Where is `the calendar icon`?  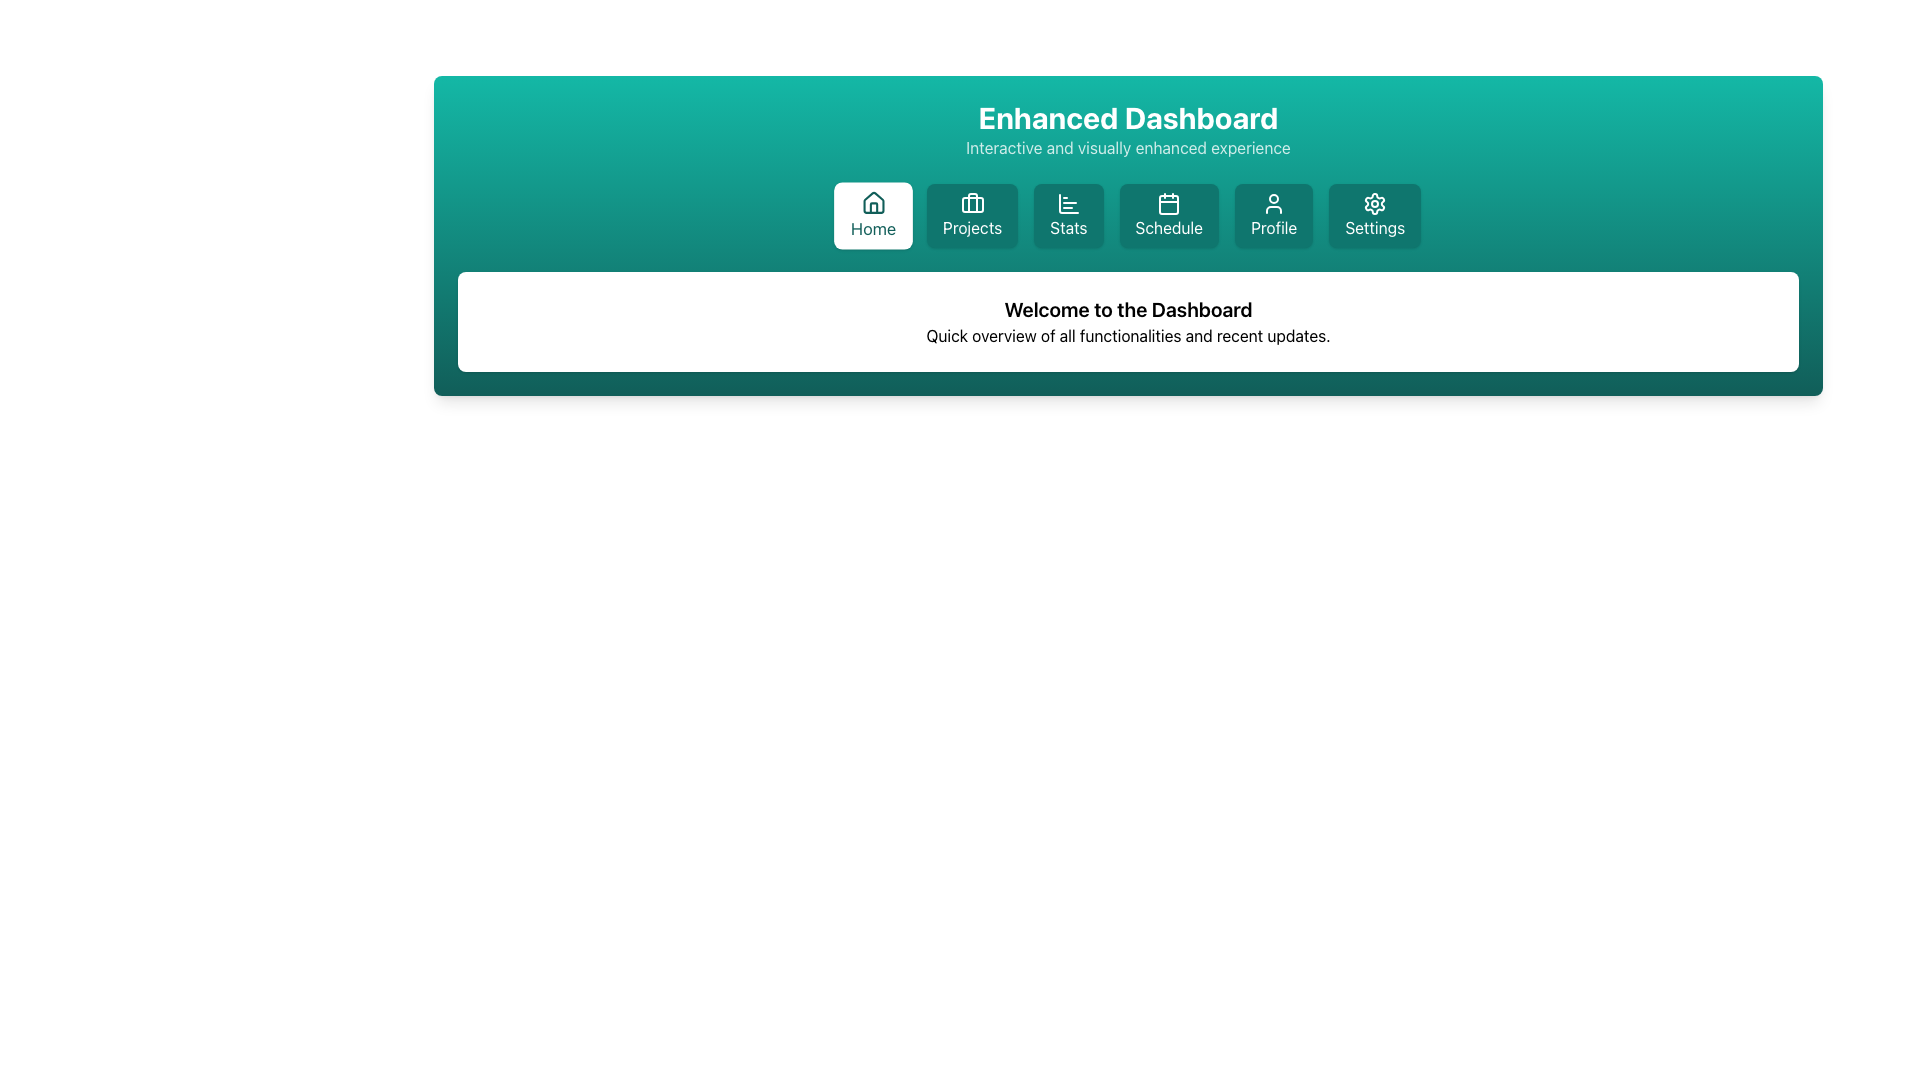
the calendar icon is located at coordinates (1169, 204).